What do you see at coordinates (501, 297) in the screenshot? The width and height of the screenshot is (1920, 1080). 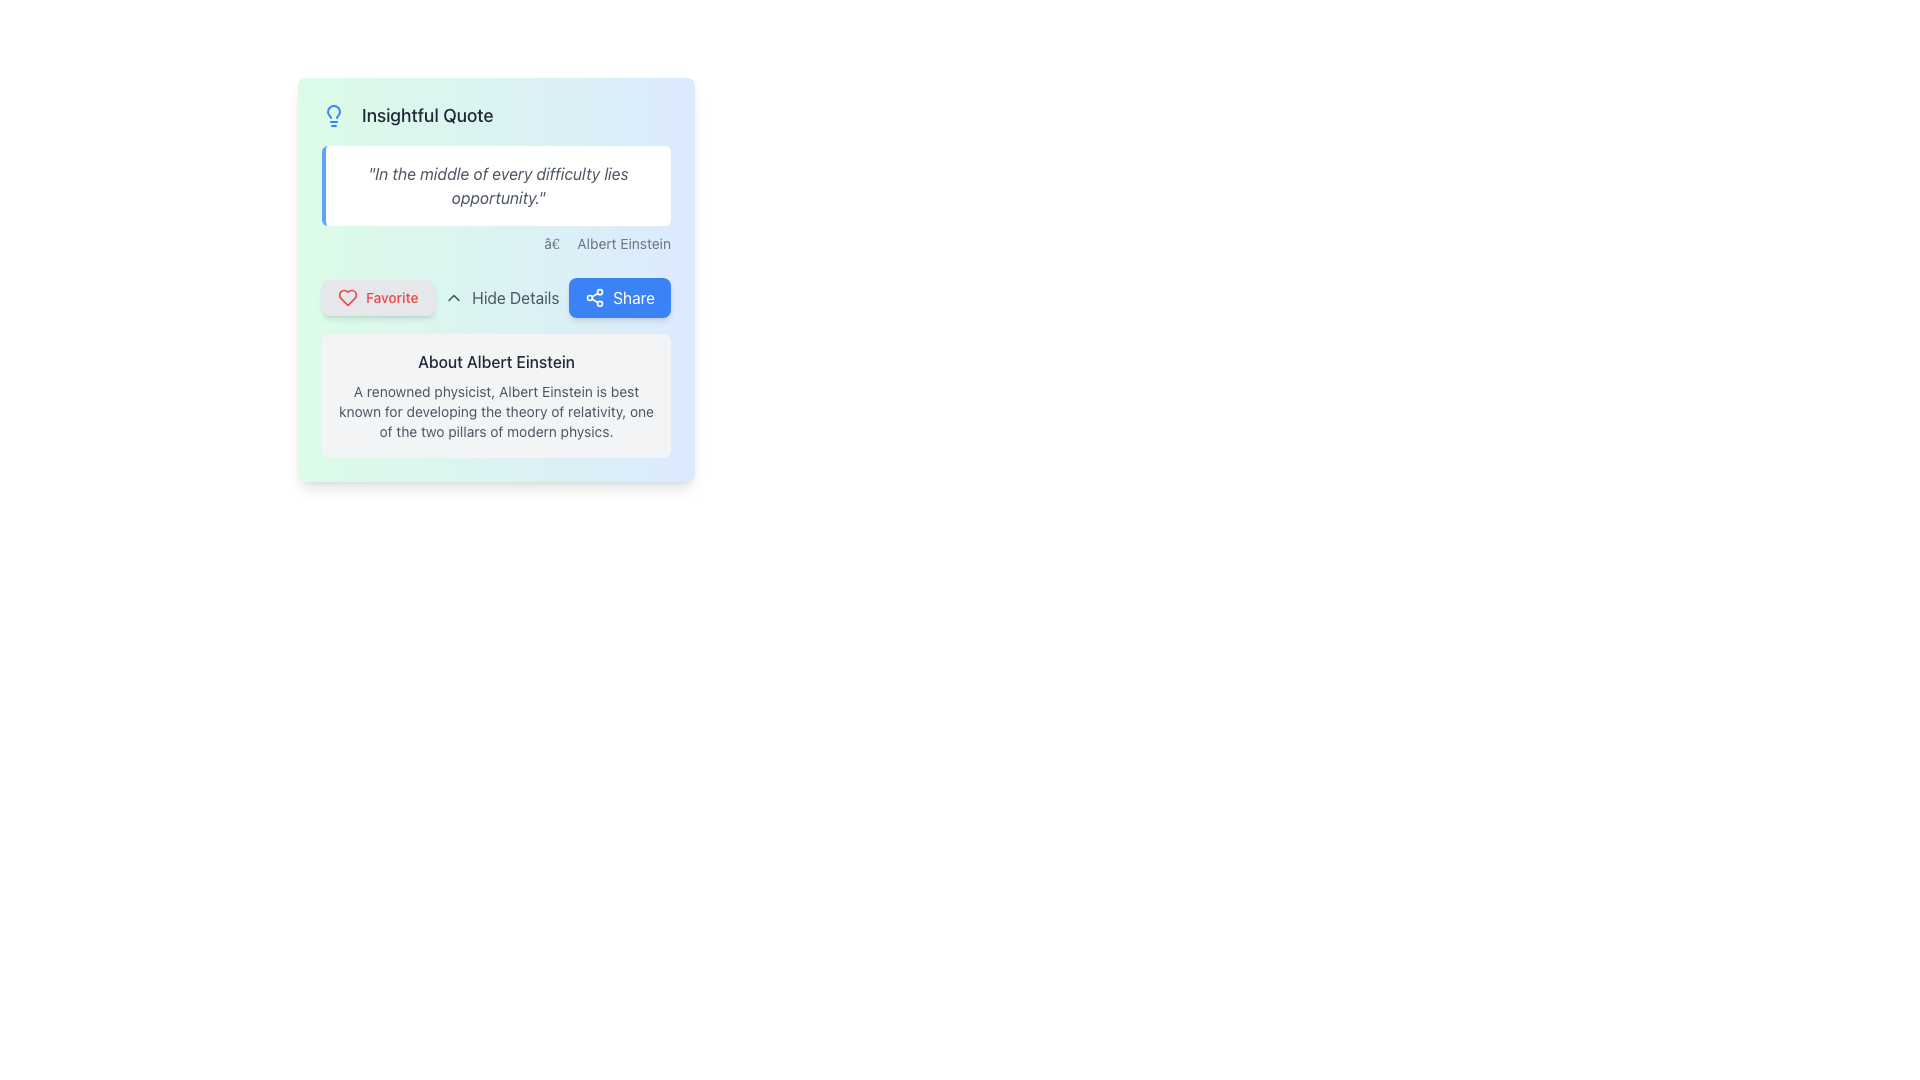 I see `the 'Hide Details' button, which is styled in gray and changes color on hover, located between the 'Favorite' and 'Share' buttons` at bounding box center [501, 297].